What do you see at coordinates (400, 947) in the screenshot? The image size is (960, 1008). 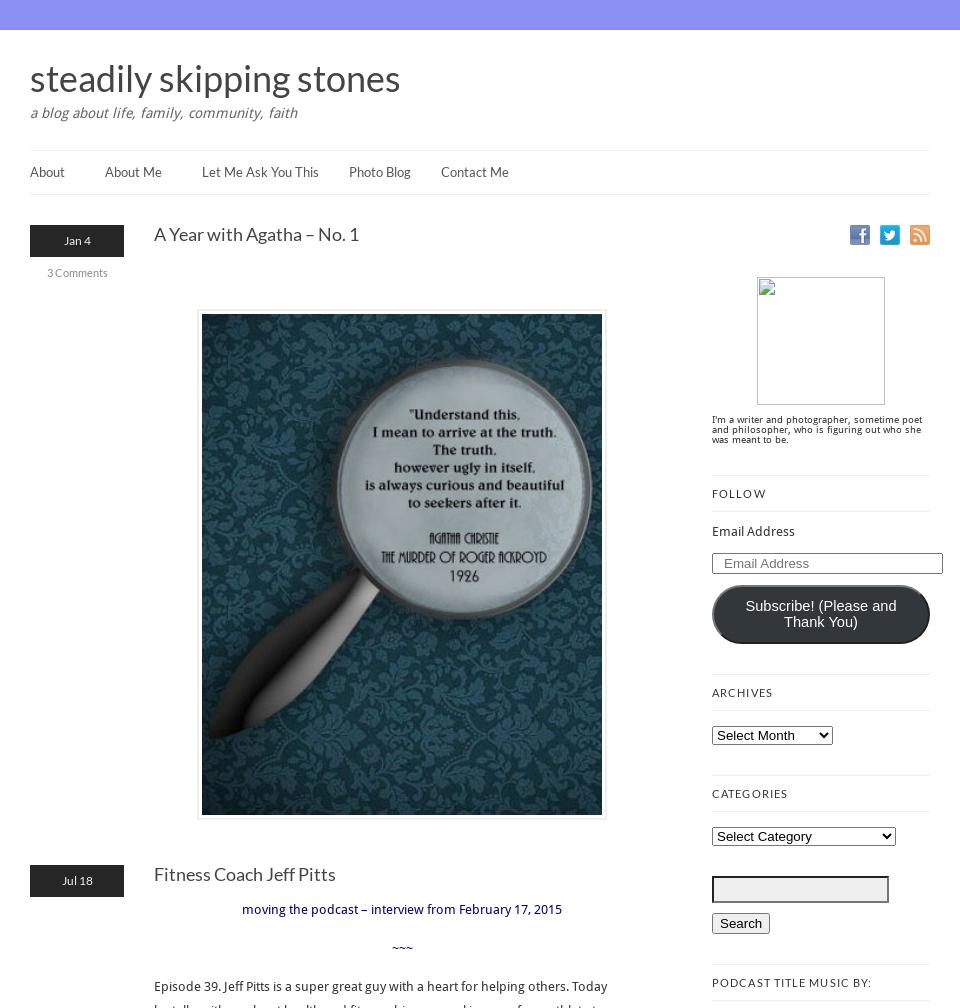 I see `'~~~'` at bounding box center [400, 947].